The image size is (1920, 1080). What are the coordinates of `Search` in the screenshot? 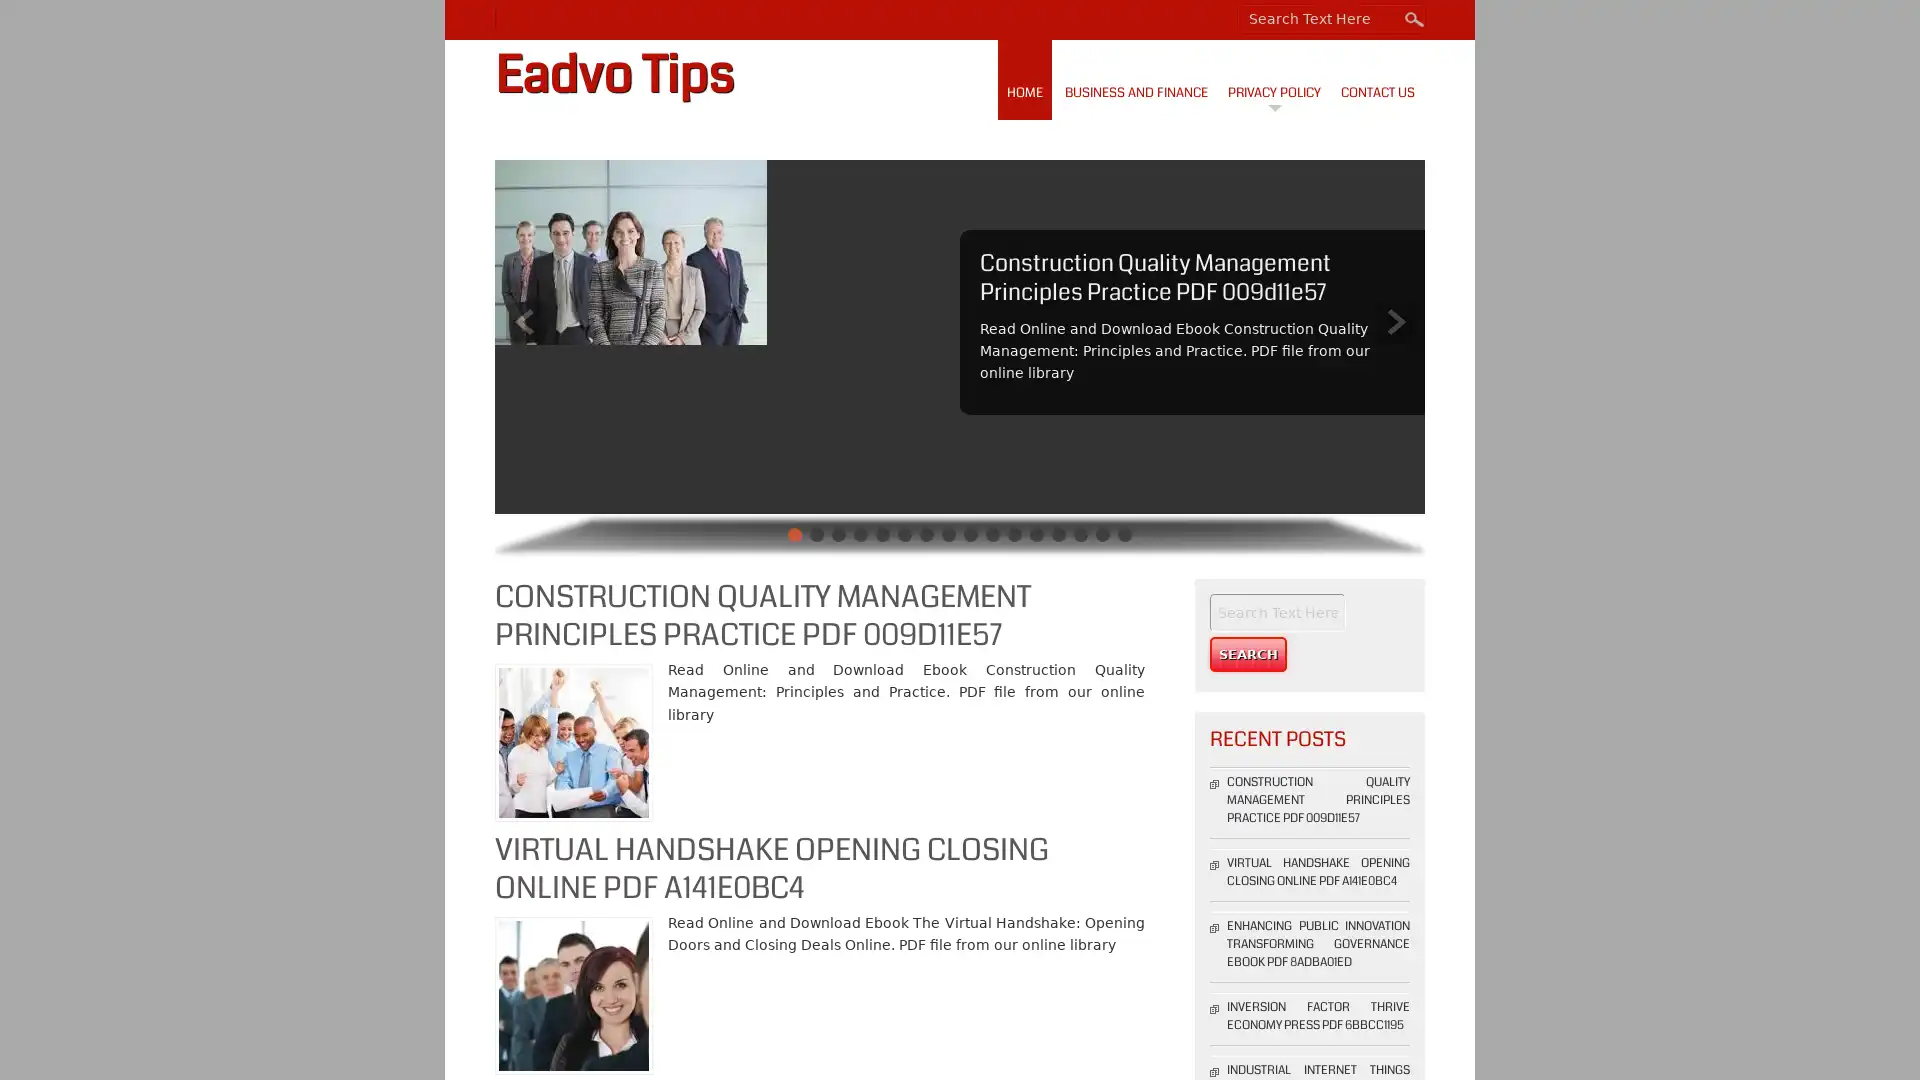 It's located at (1247, 654).